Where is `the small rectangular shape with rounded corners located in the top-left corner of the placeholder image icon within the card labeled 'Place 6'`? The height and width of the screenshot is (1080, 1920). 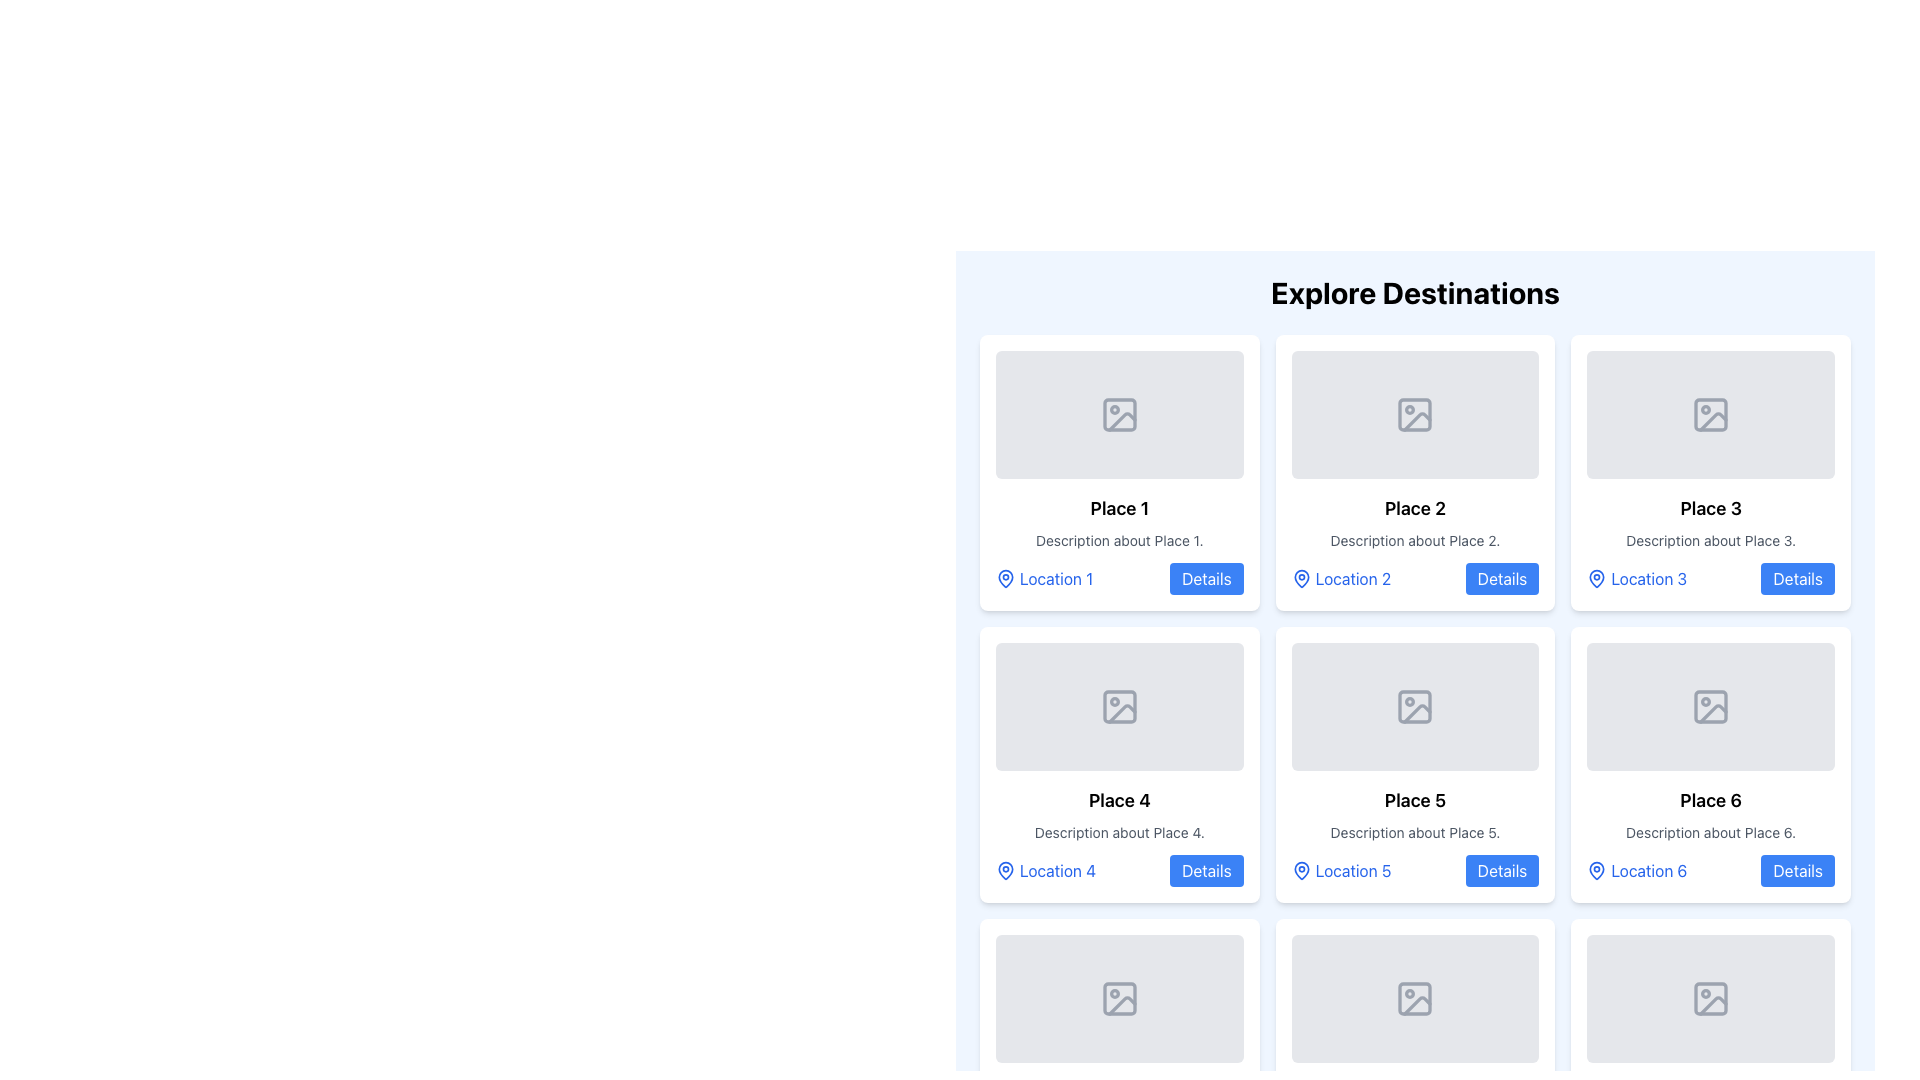
the small rectangular shape with rounded corners located in the top-left corner of the placeholder image icon within the card labeled 'Place 6' is located at coordinates (1710, 705).